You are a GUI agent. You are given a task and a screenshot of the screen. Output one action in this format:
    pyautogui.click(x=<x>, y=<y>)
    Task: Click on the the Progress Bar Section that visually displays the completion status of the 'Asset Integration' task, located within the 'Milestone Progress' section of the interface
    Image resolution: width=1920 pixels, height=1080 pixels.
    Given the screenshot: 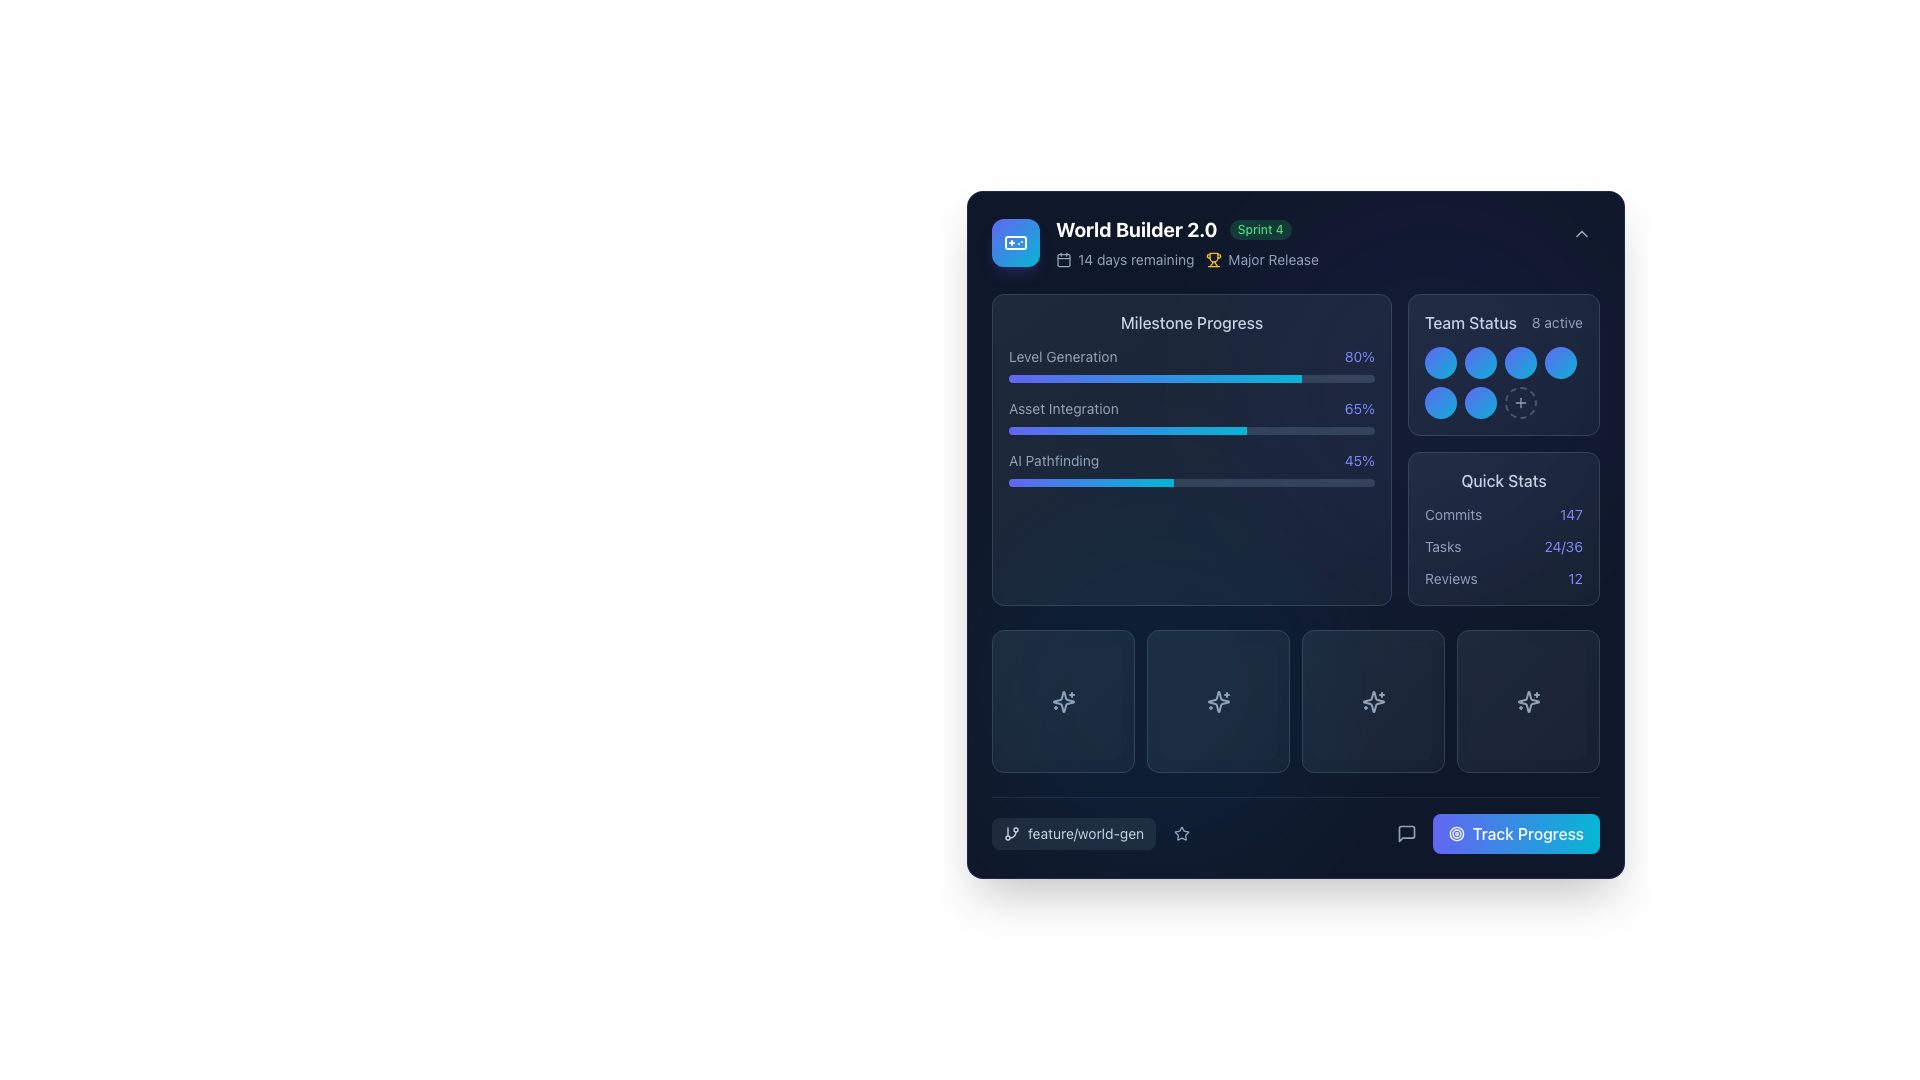 What is the action you would take?
    pyautogui.click(x=1128, y=430)
    